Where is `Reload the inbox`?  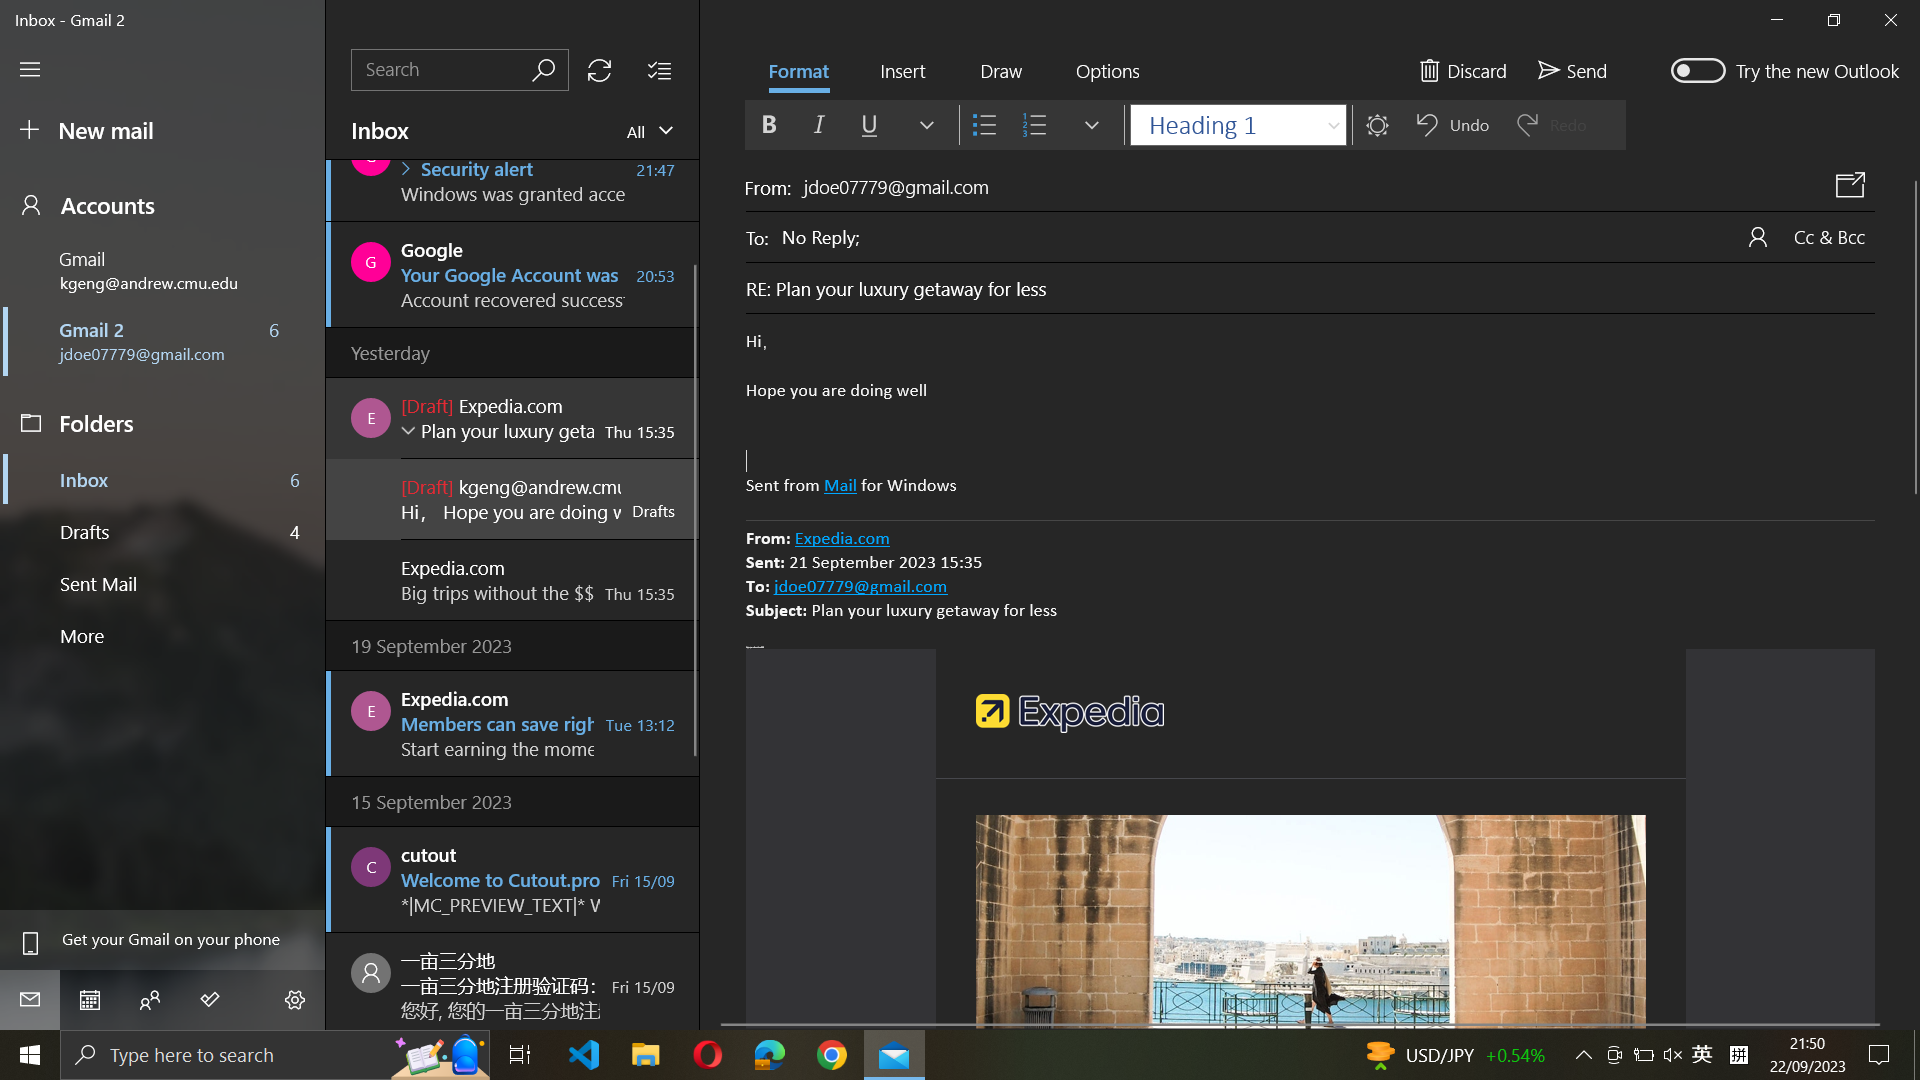
Reload the inbox is located at coordinates (598, 69).